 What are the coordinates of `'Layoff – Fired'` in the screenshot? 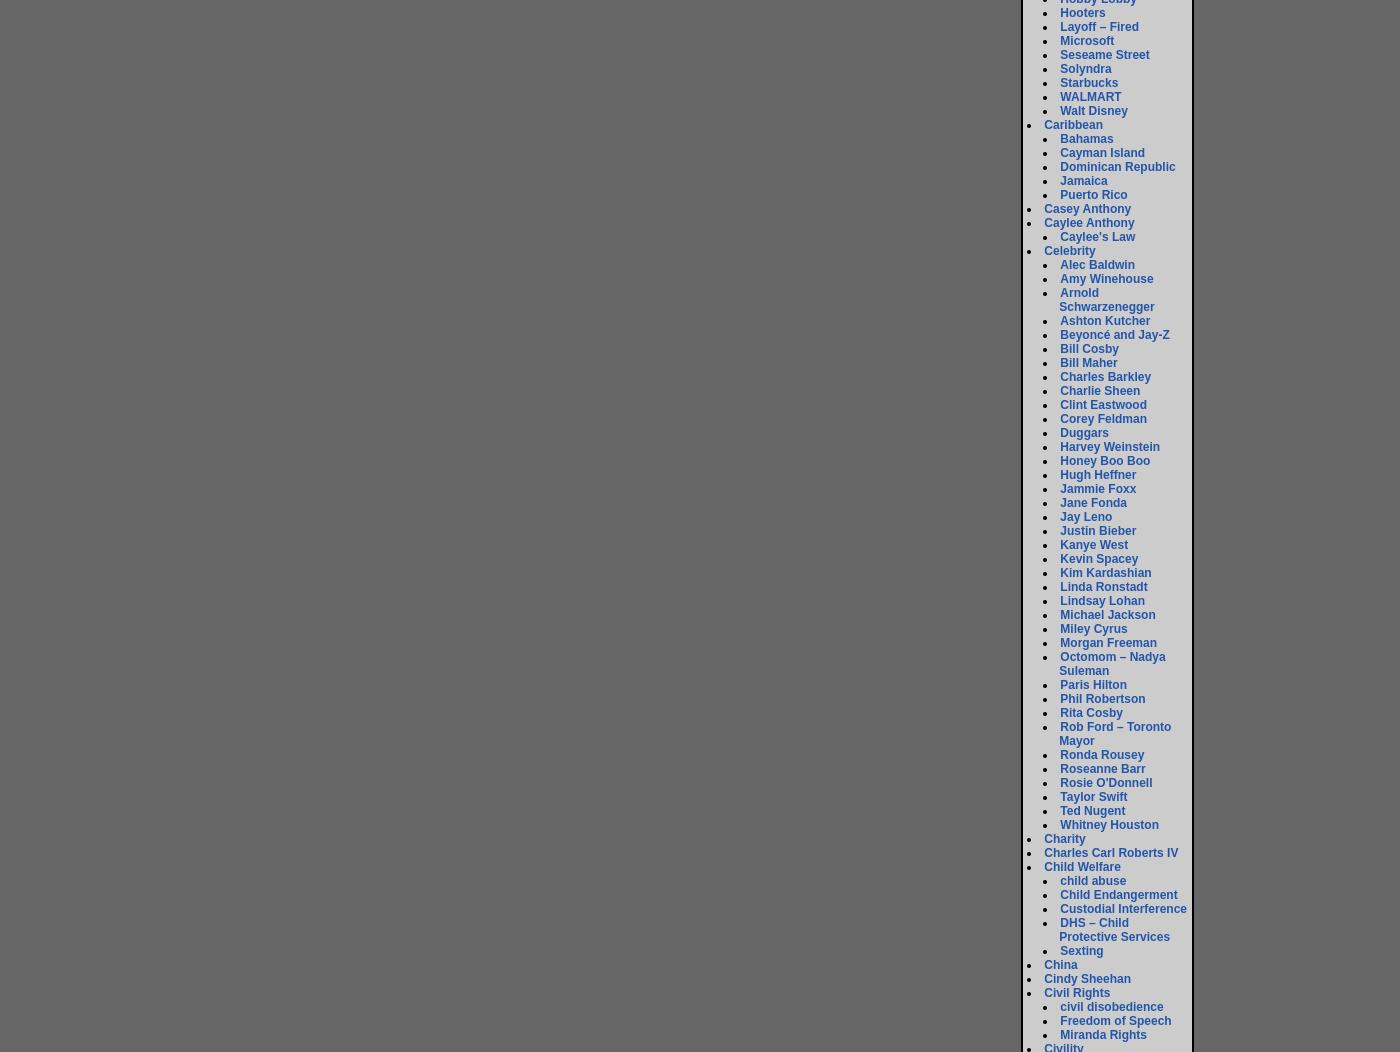 It's located at (1099, 27).